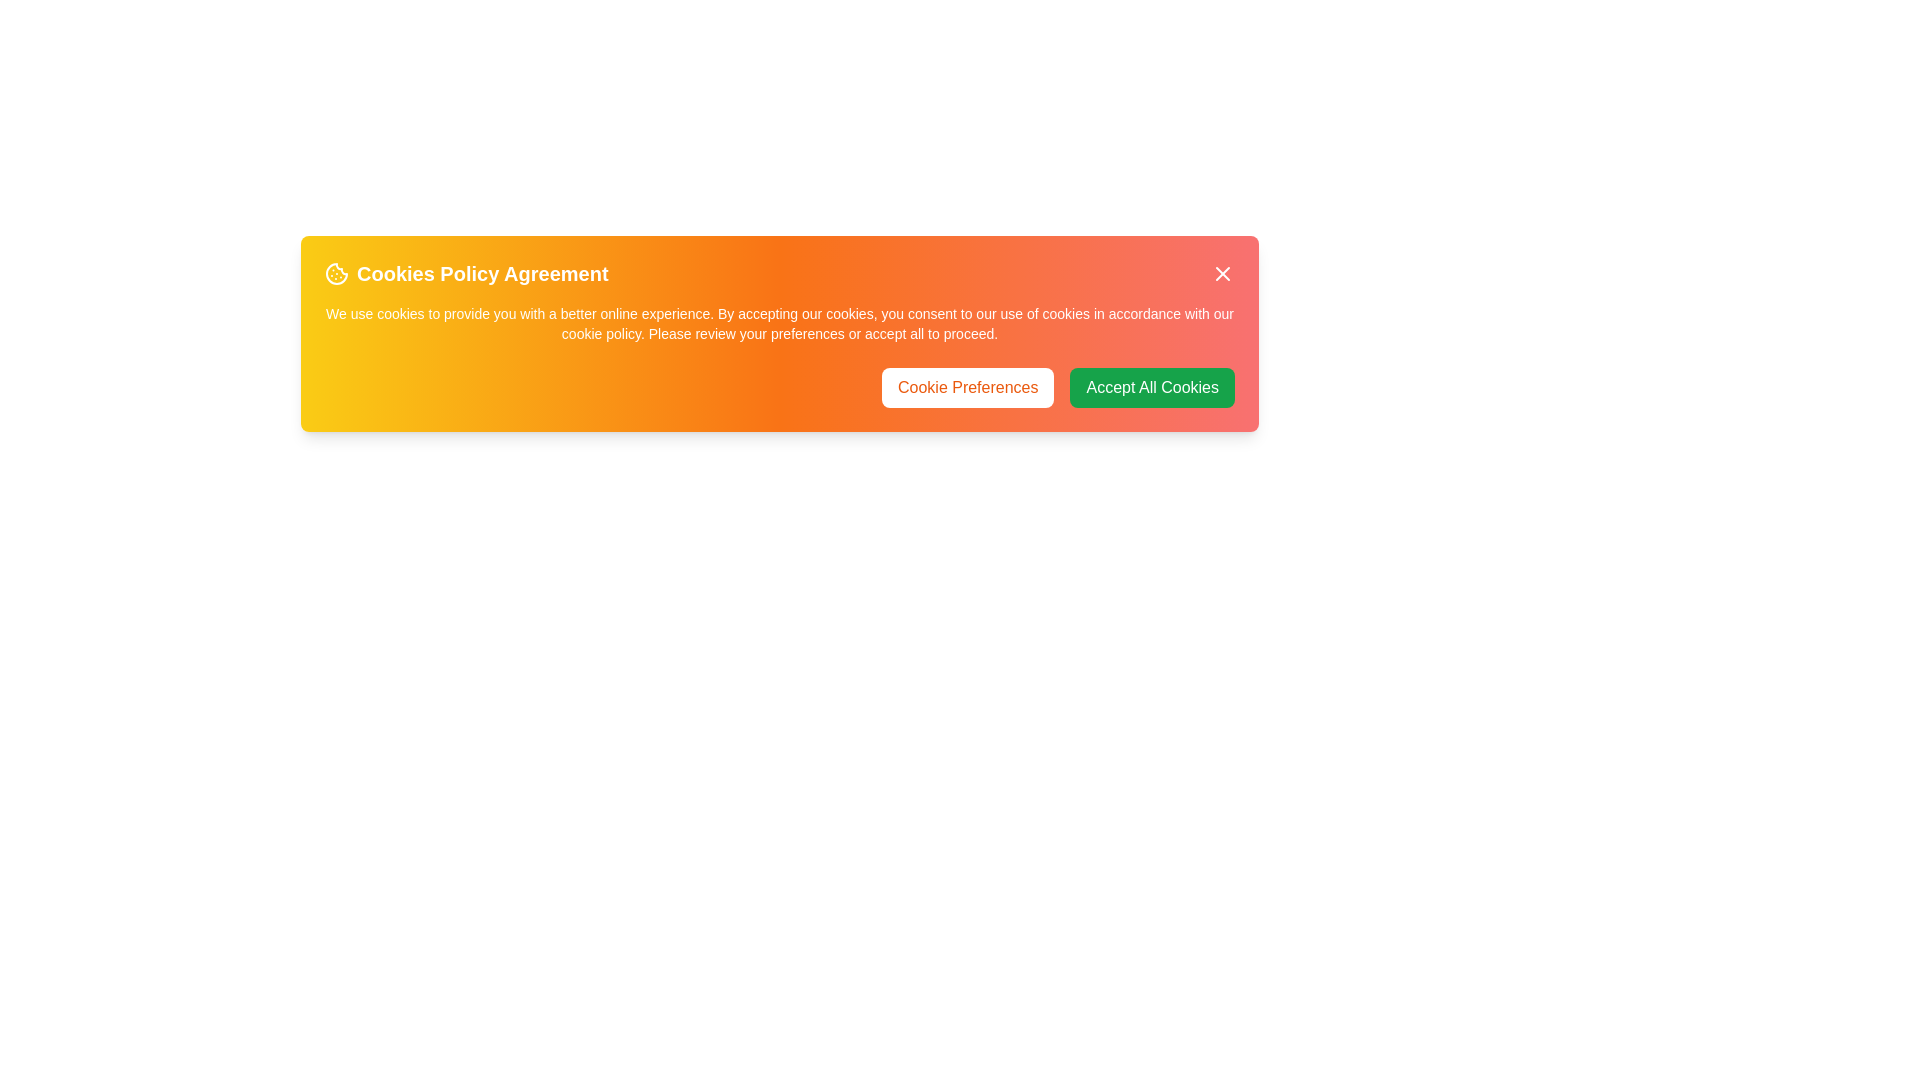 This screenshot has width=1920, height=1080. What do you see at coordinates (968, 388) in the screenshot?
I see `the 'Cookie Preferences' button, which is a rectangular button with orange text on a white background, located at the bottom-right corner of the cookie policy agreement modal` at bounding box center [968, 388].